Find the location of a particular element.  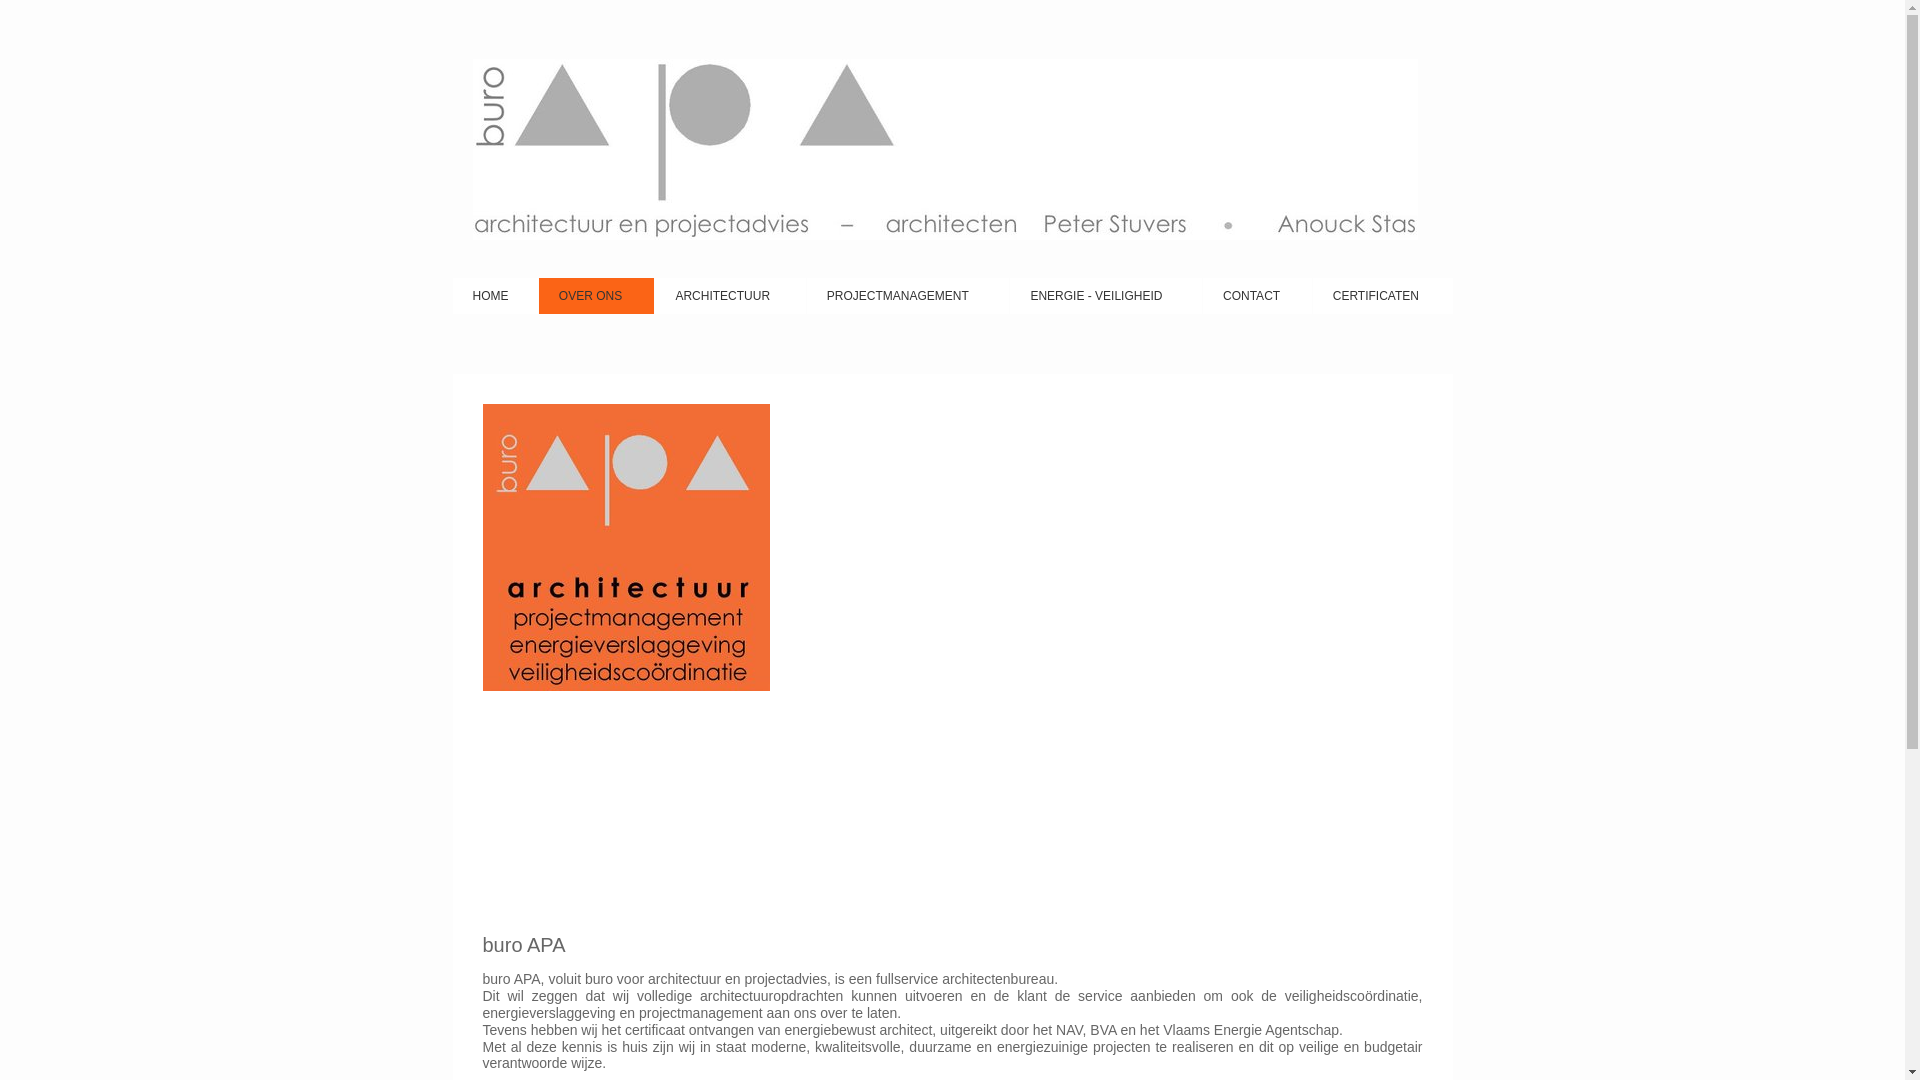

'ARCHITECTUUR' is located at coordinates (654, 296).